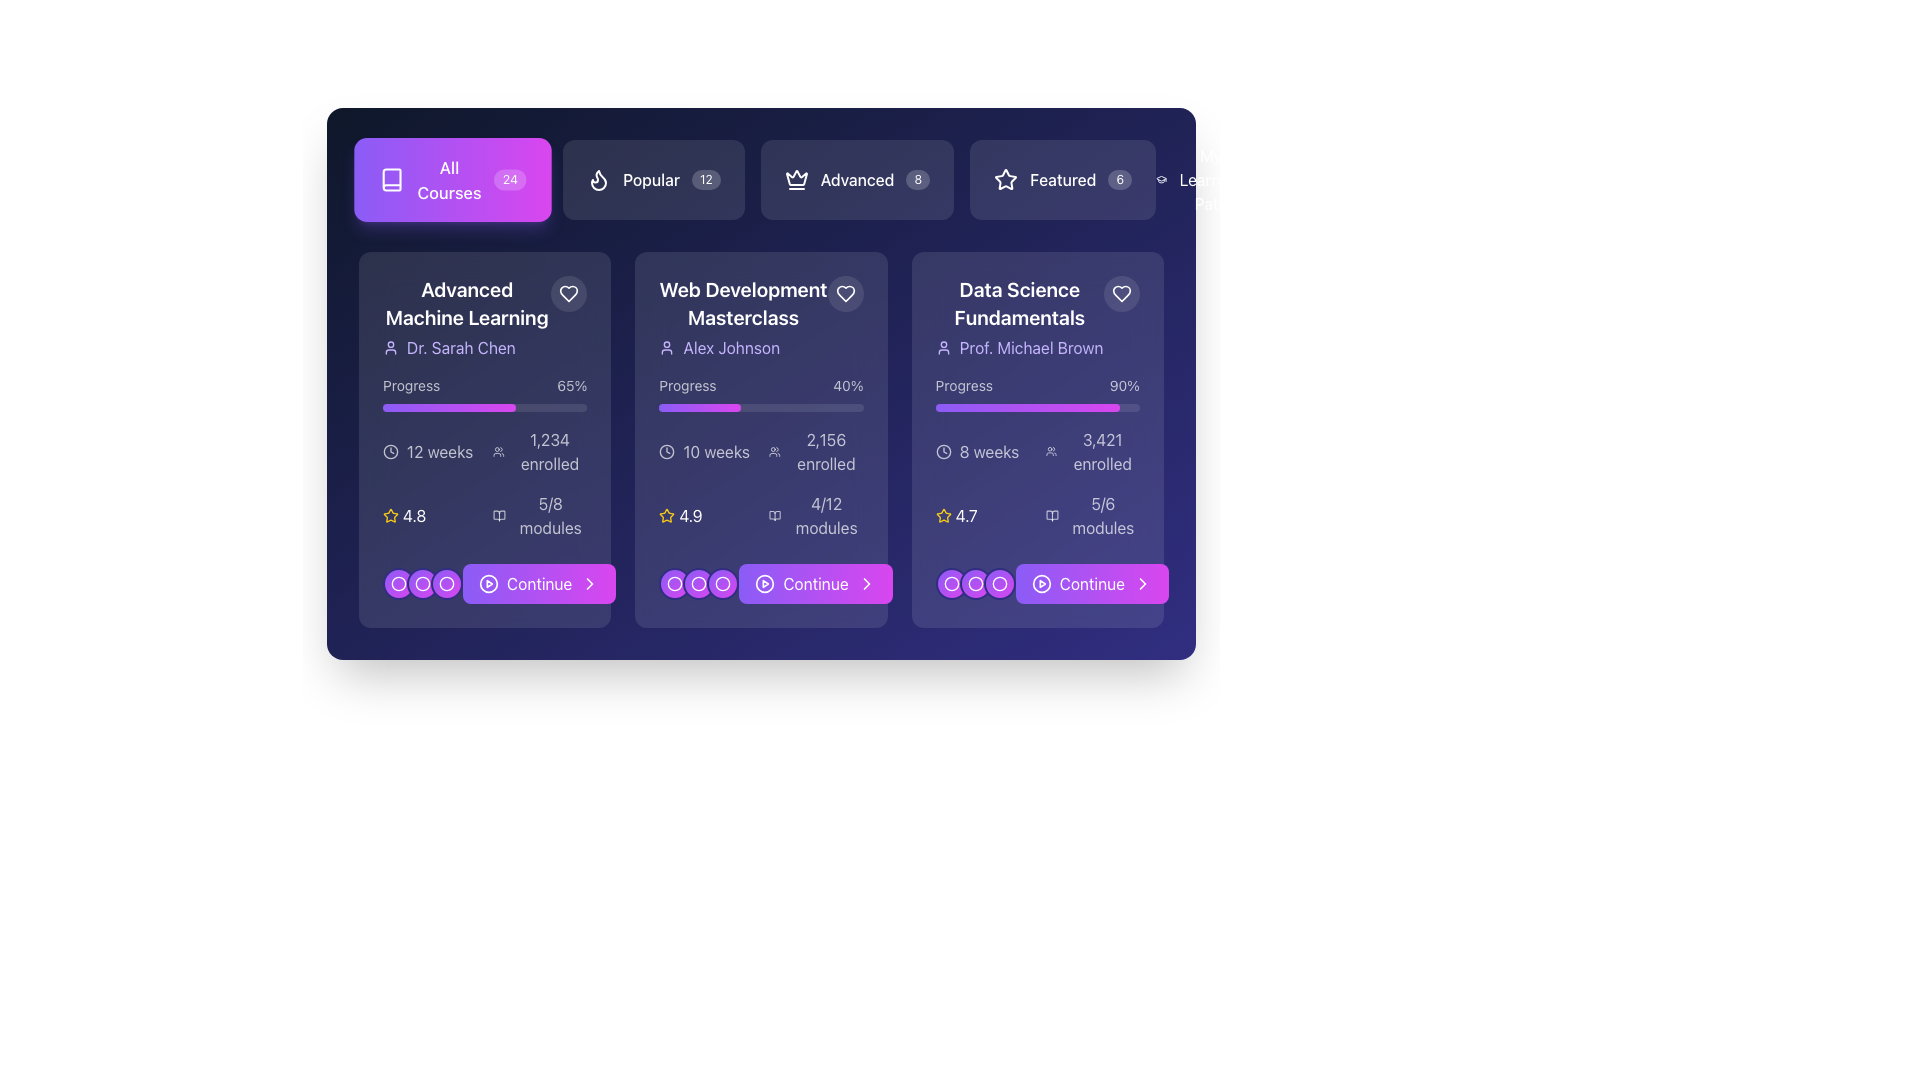 The height and width of the screenshot is (1080, 1920). What do you see at coordinates (982, 451) in the screenshot?
I see `the non-interactive text label displaying the course duration '8 weeks' located in the 'Data Science Fundamentals' section, aligned with the '3,421 enrolled' text` at bounding box center [982, 451].